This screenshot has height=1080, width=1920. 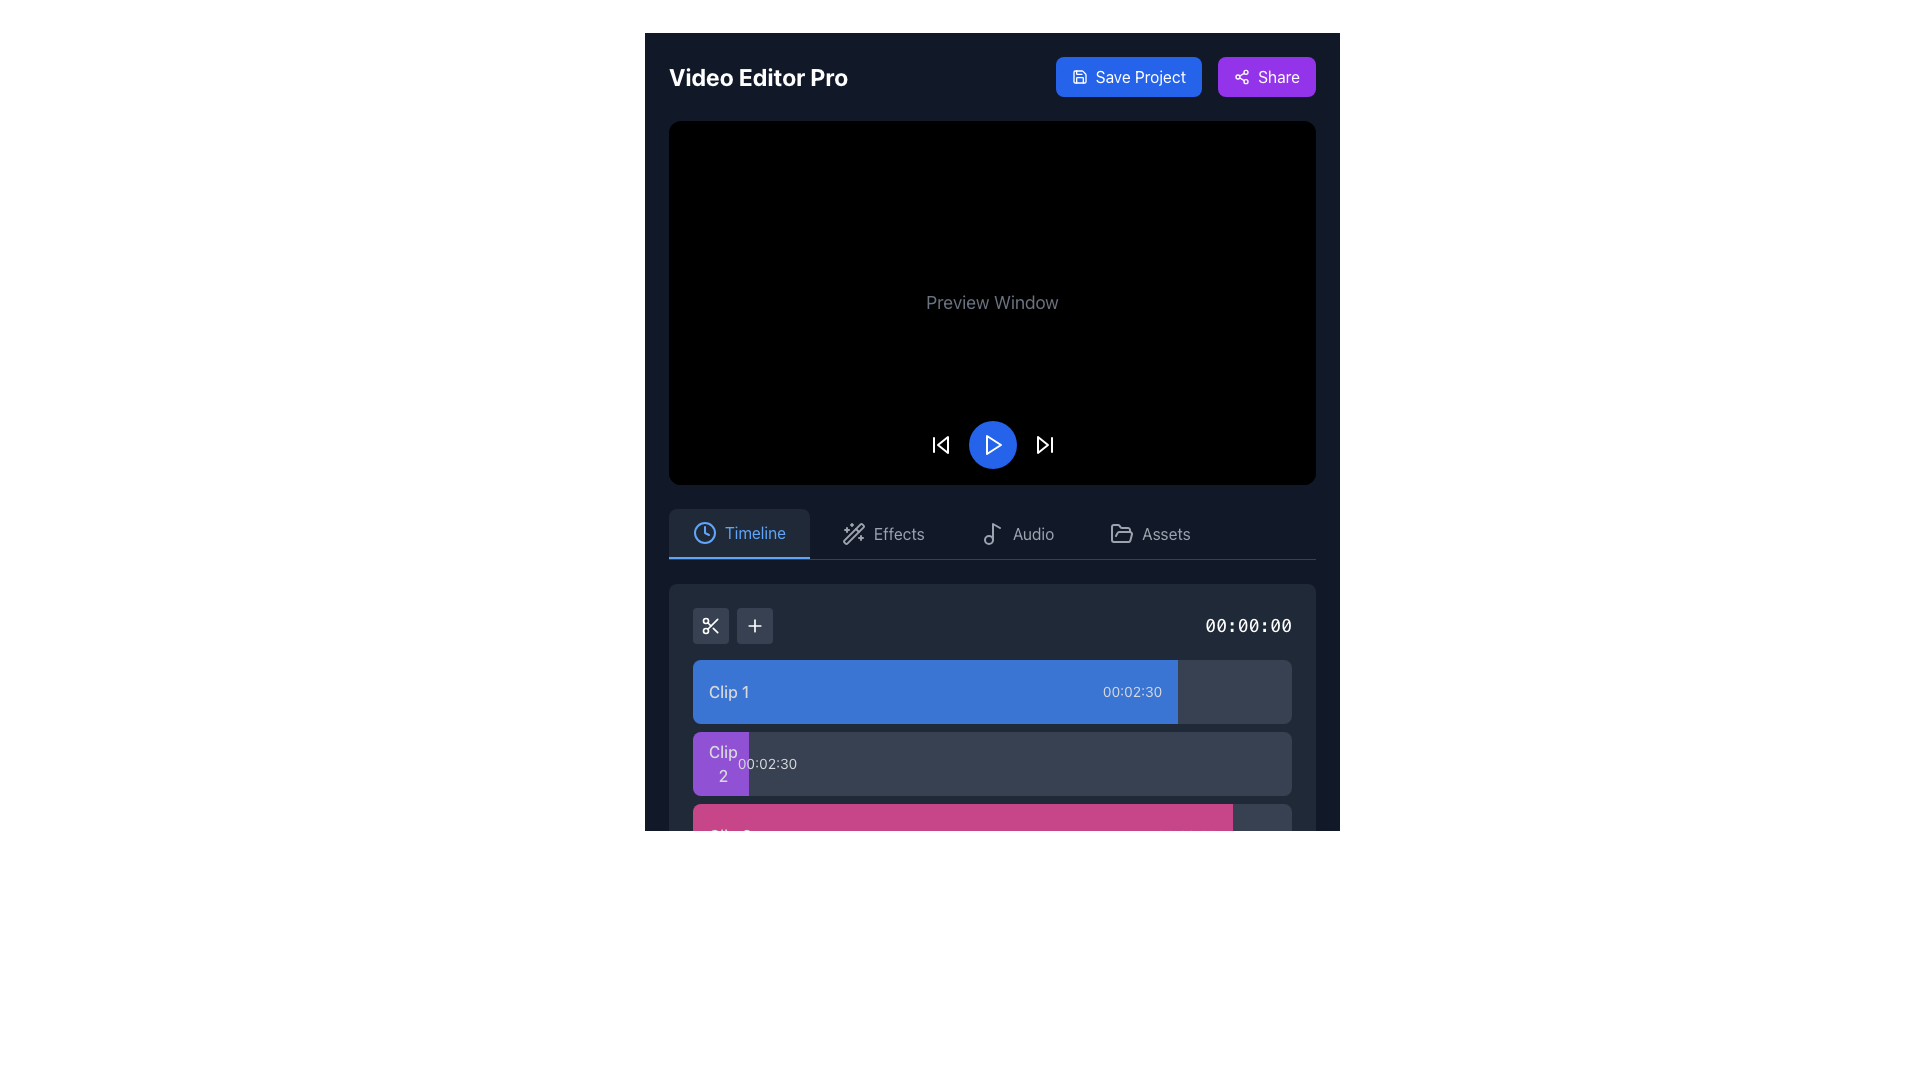 I want to click on the audio editing tab button located in the horizontal navigation bar, which is the third item from the left, between the 'Effects' tab and the 'Assets' tab, to observe its hover effects, so click(x=1017, y=532).